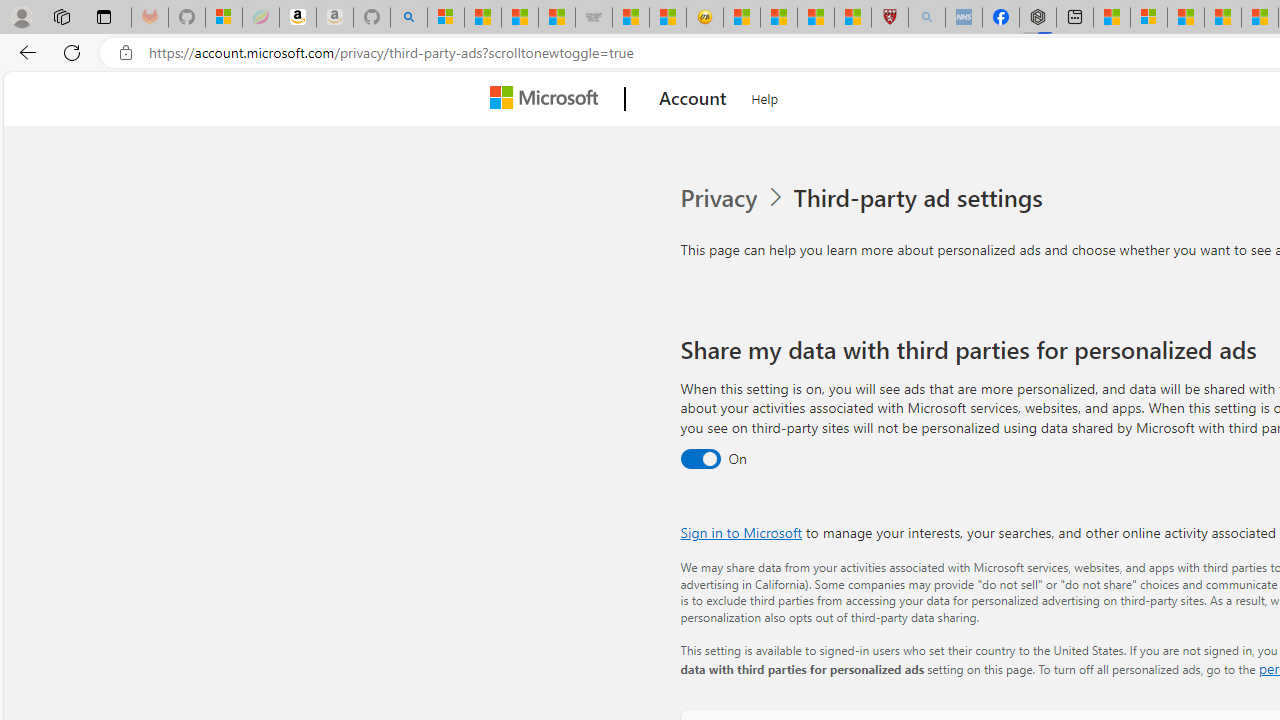 The width and height of the screenshot is (1280, 720). I want to click on 'Sign in to Microsoft', so click(740, 531).